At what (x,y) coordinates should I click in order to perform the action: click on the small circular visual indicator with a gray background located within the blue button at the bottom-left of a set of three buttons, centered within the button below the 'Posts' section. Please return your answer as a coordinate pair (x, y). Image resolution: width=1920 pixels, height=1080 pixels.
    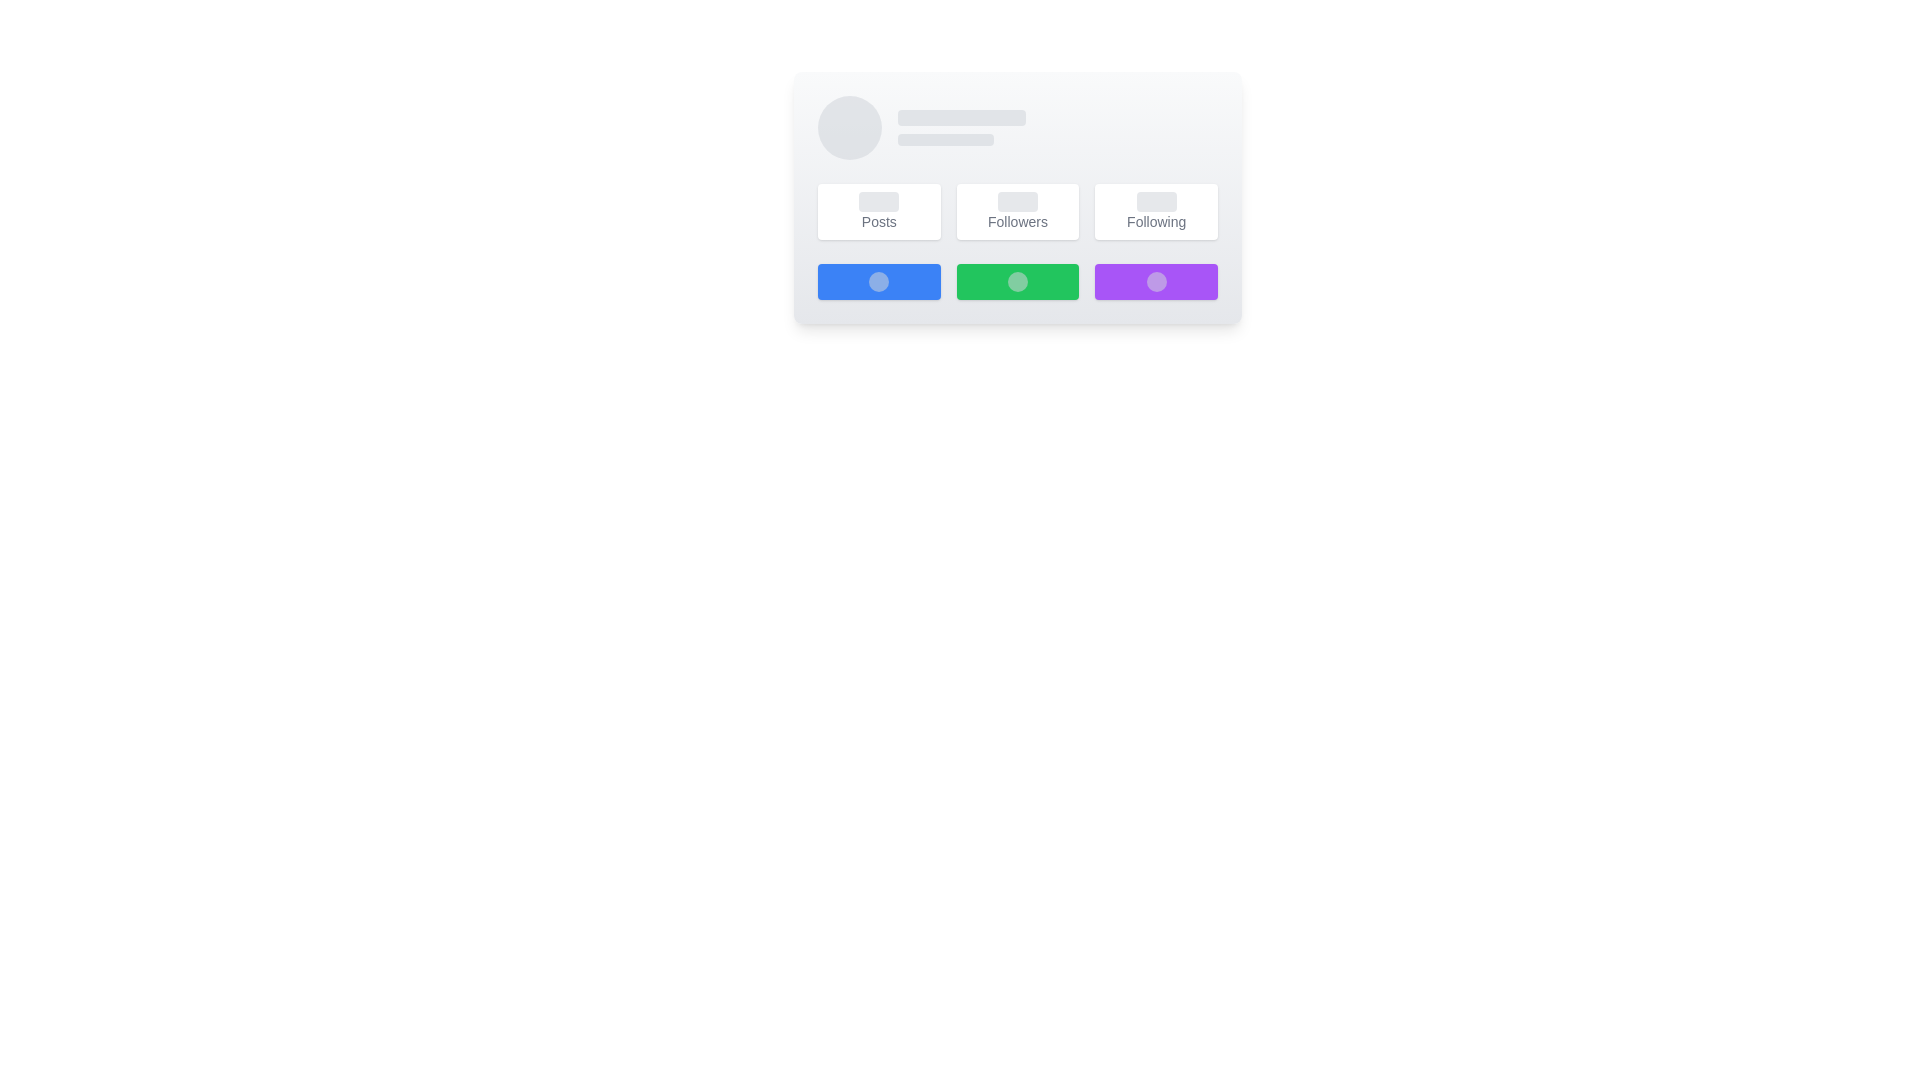
    Looking at the image, I should click on (879, 281).